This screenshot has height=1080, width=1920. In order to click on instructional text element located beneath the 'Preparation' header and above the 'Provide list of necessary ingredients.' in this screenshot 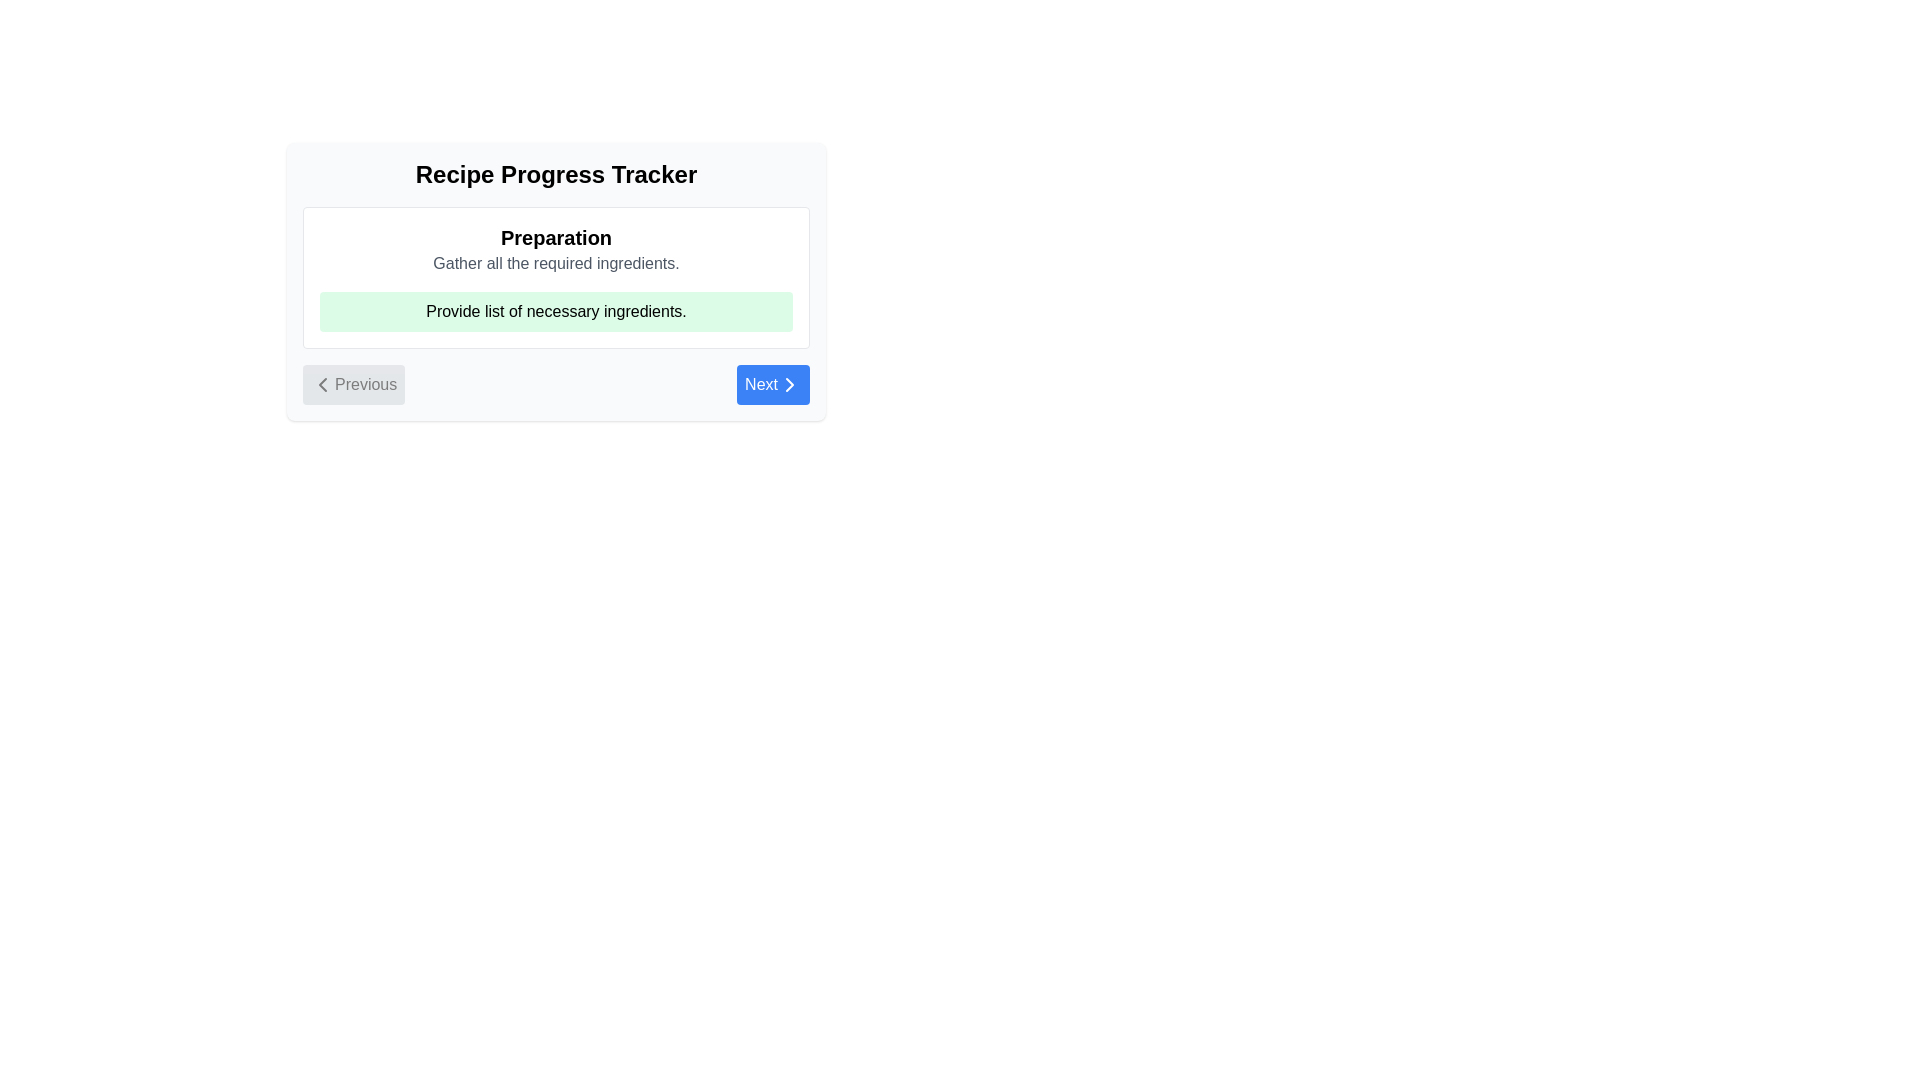, I will do `click(556, 262)`.